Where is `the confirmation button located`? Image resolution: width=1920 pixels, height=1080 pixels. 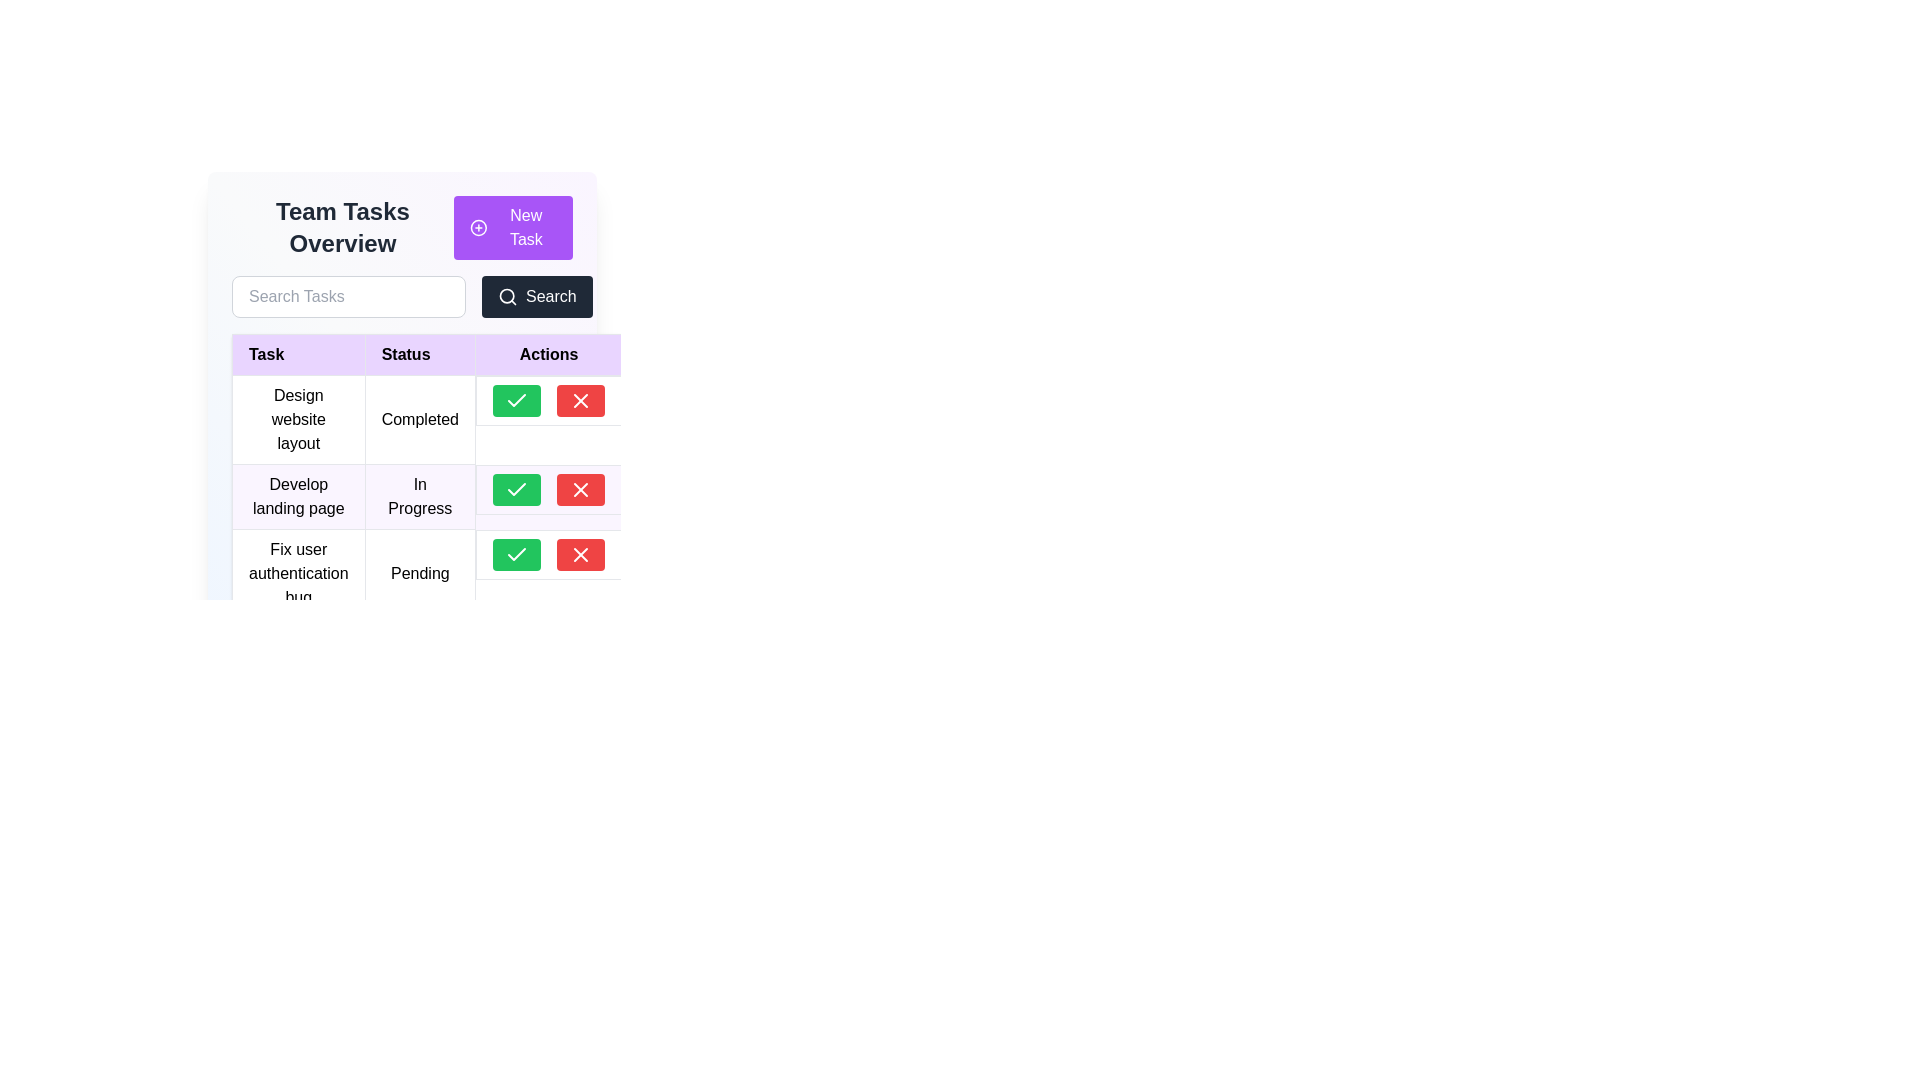
the confirmation button located is located at coordinates (517, 554).